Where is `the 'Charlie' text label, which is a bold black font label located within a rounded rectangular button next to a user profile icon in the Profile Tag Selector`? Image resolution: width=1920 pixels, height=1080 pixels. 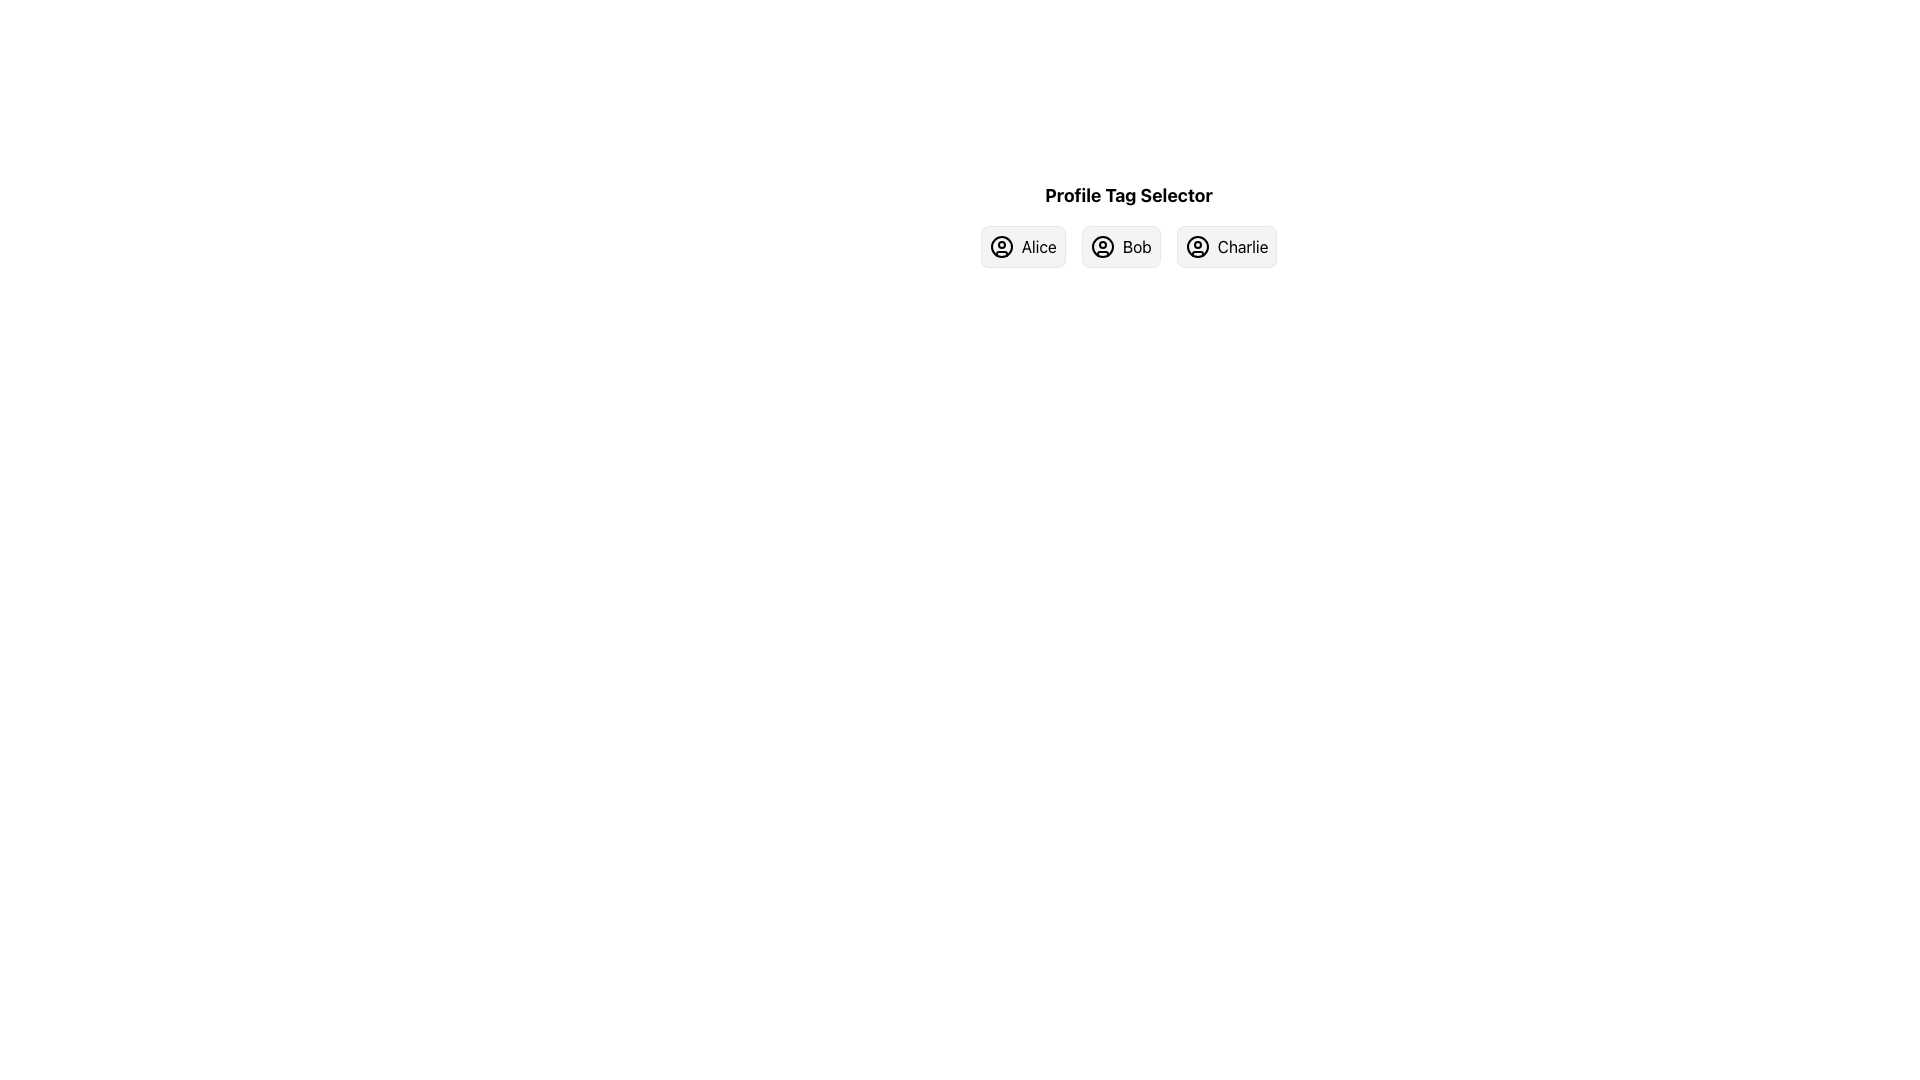 the 'Charlie' text label, which is a bold black font label located within a rounded rectangular button next to a user profile icon in the Profile Tag Selector is located at coordinates (1242, 245).